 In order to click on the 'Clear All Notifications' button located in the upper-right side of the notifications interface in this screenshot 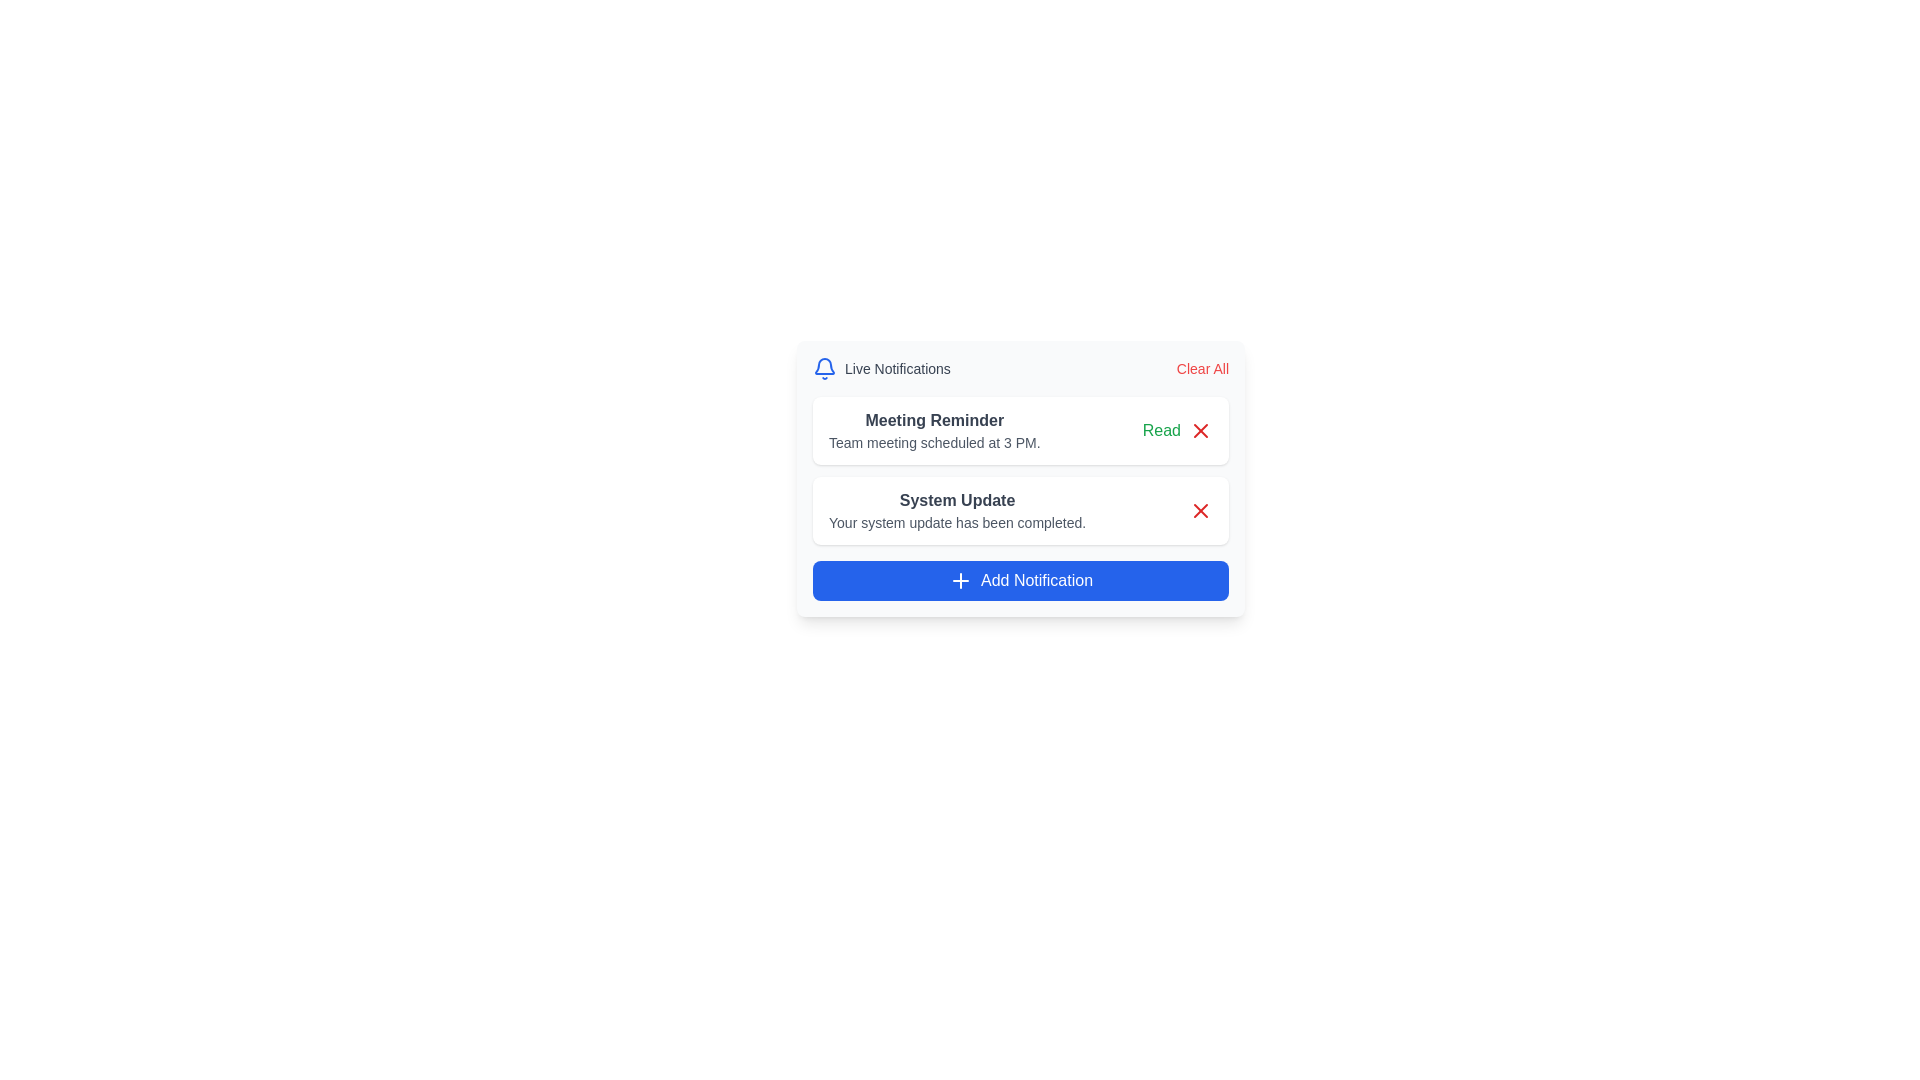, I will do `click(1201, 369)`.